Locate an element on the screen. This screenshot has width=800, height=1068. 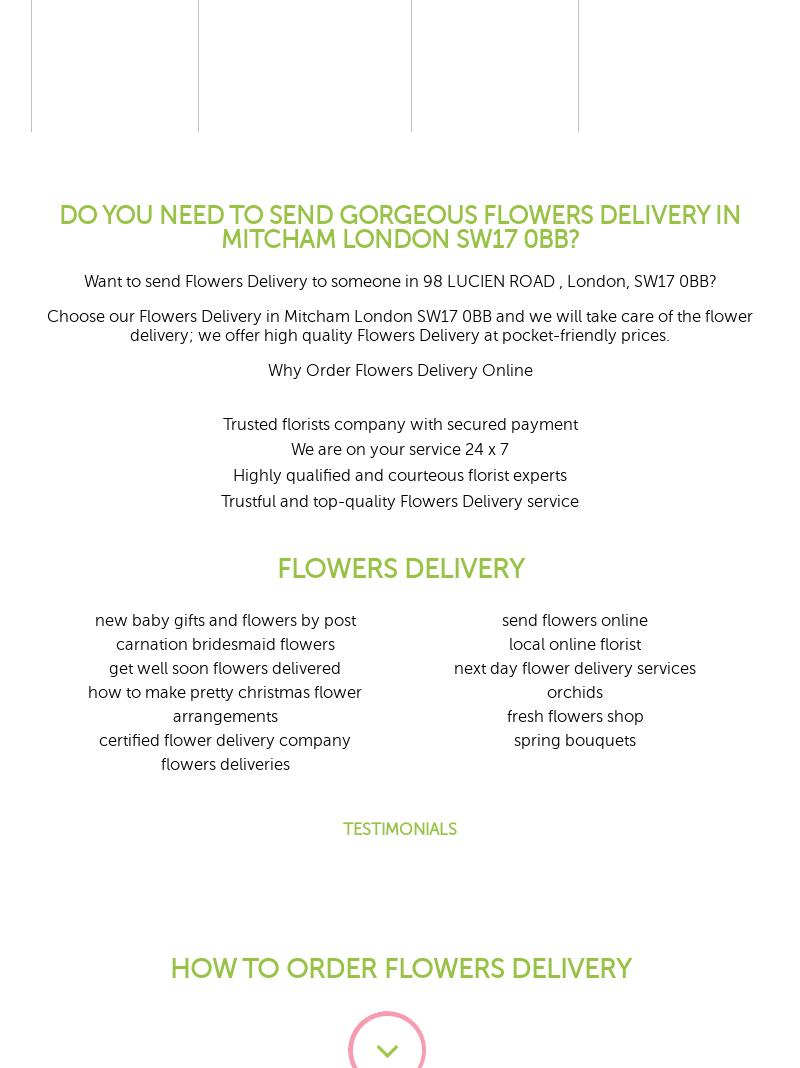
'Trustful and top-quality Flowers Delivery service' is located at coordinates (400, 500).